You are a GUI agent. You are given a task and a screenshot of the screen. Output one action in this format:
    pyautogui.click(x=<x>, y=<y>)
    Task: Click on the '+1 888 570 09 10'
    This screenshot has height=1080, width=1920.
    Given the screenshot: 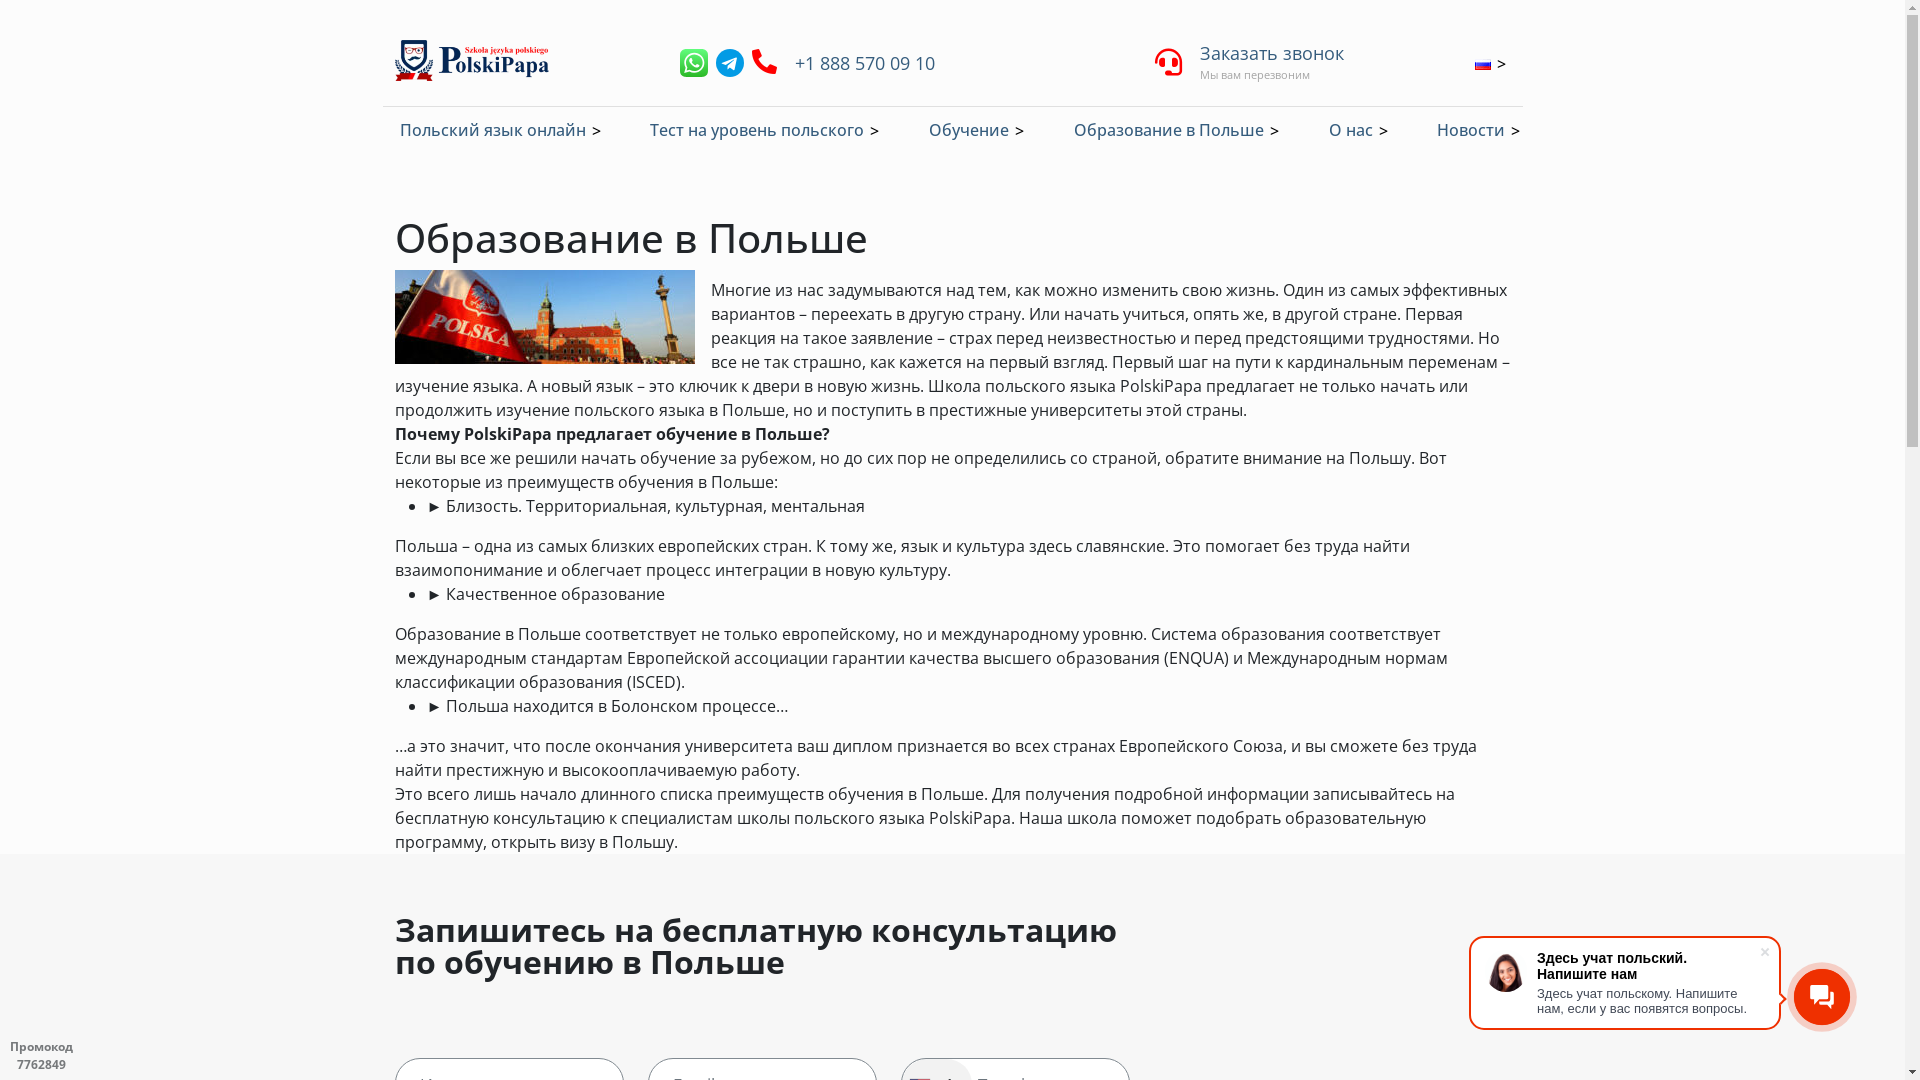 What is the action you would take?
    pyautogui.click(x=792, y=60)
    